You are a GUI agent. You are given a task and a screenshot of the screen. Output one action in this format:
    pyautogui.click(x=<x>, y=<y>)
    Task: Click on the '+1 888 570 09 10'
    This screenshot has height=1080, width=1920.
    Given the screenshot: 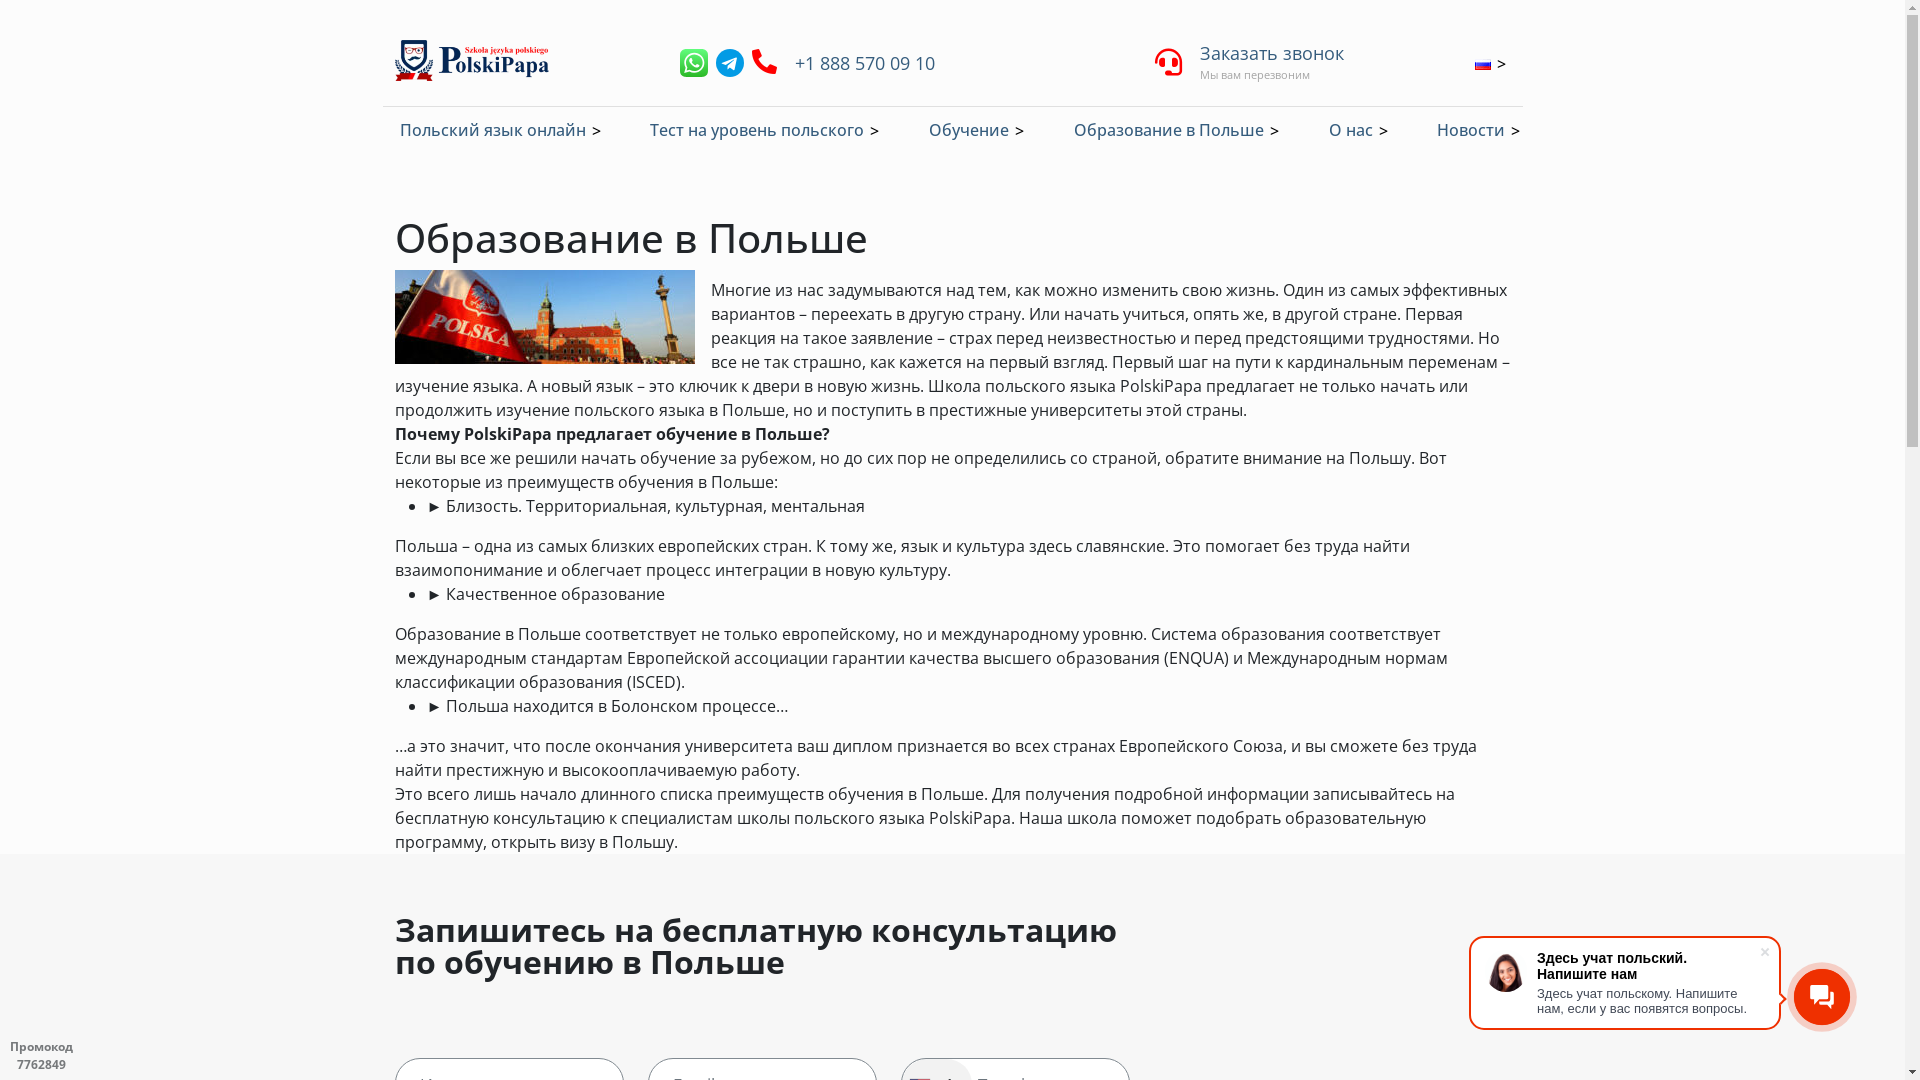 What is the action you would take?
    pyautogui.click(x=792, y=60)
    